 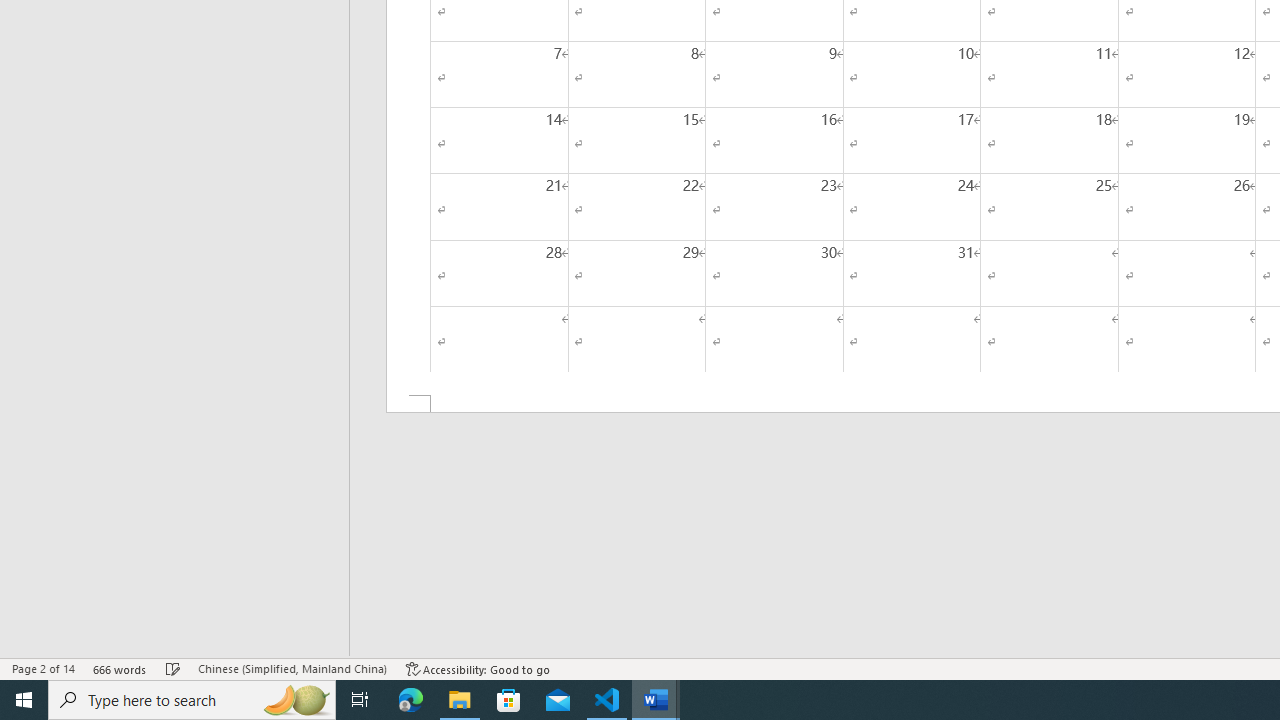 I want to click on 'Spelling and Grammar Check No Errors', so click(x=173, y=669).